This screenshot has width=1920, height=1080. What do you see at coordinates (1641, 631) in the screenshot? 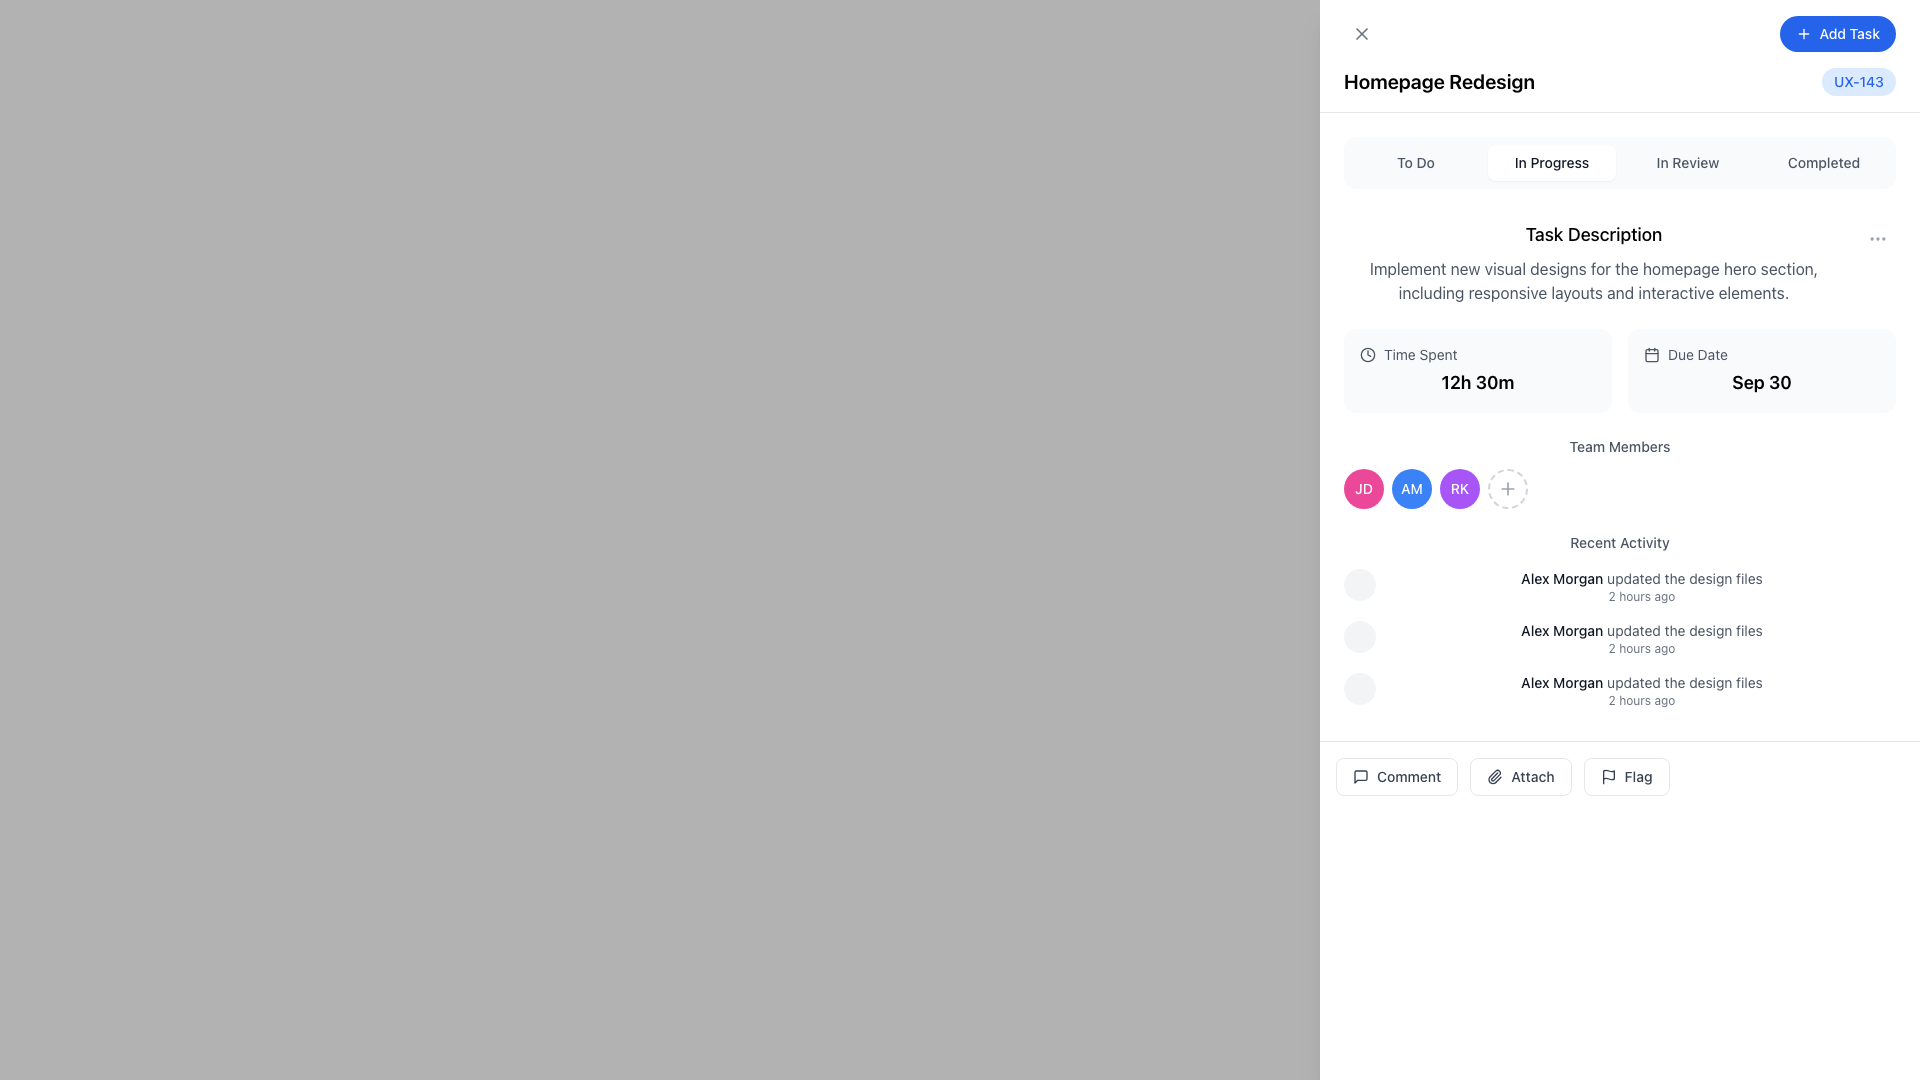
I see `the text element displaying 'Alex Morgan updated the design files' in the Recent Activity section, which is styled with a small gray font and has 'Alex Morgan' in bold` at bounding box center [1641, 631].